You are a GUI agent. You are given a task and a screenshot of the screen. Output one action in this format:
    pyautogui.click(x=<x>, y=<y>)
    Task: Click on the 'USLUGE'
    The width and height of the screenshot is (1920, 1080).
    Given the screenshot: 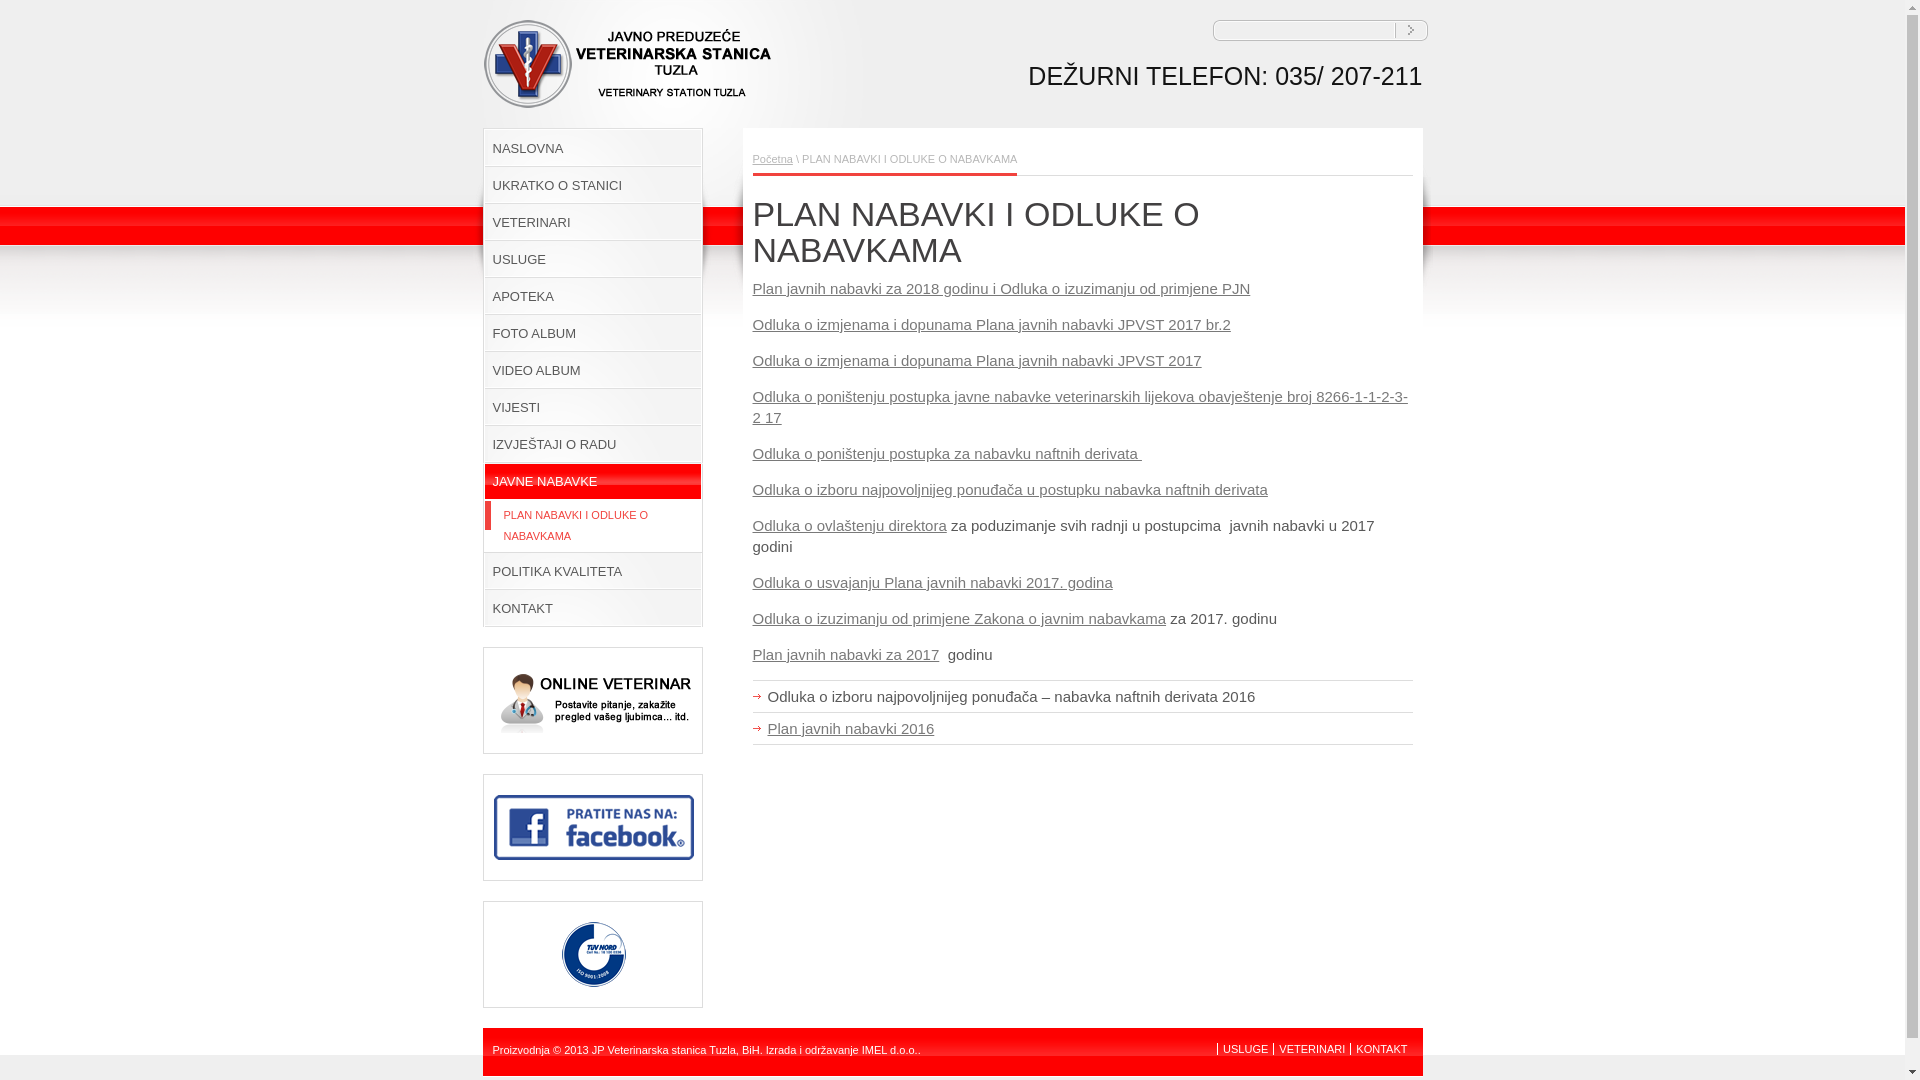 What is the action you would take?
    pyautogui.click(x=1244, y=1048)
    